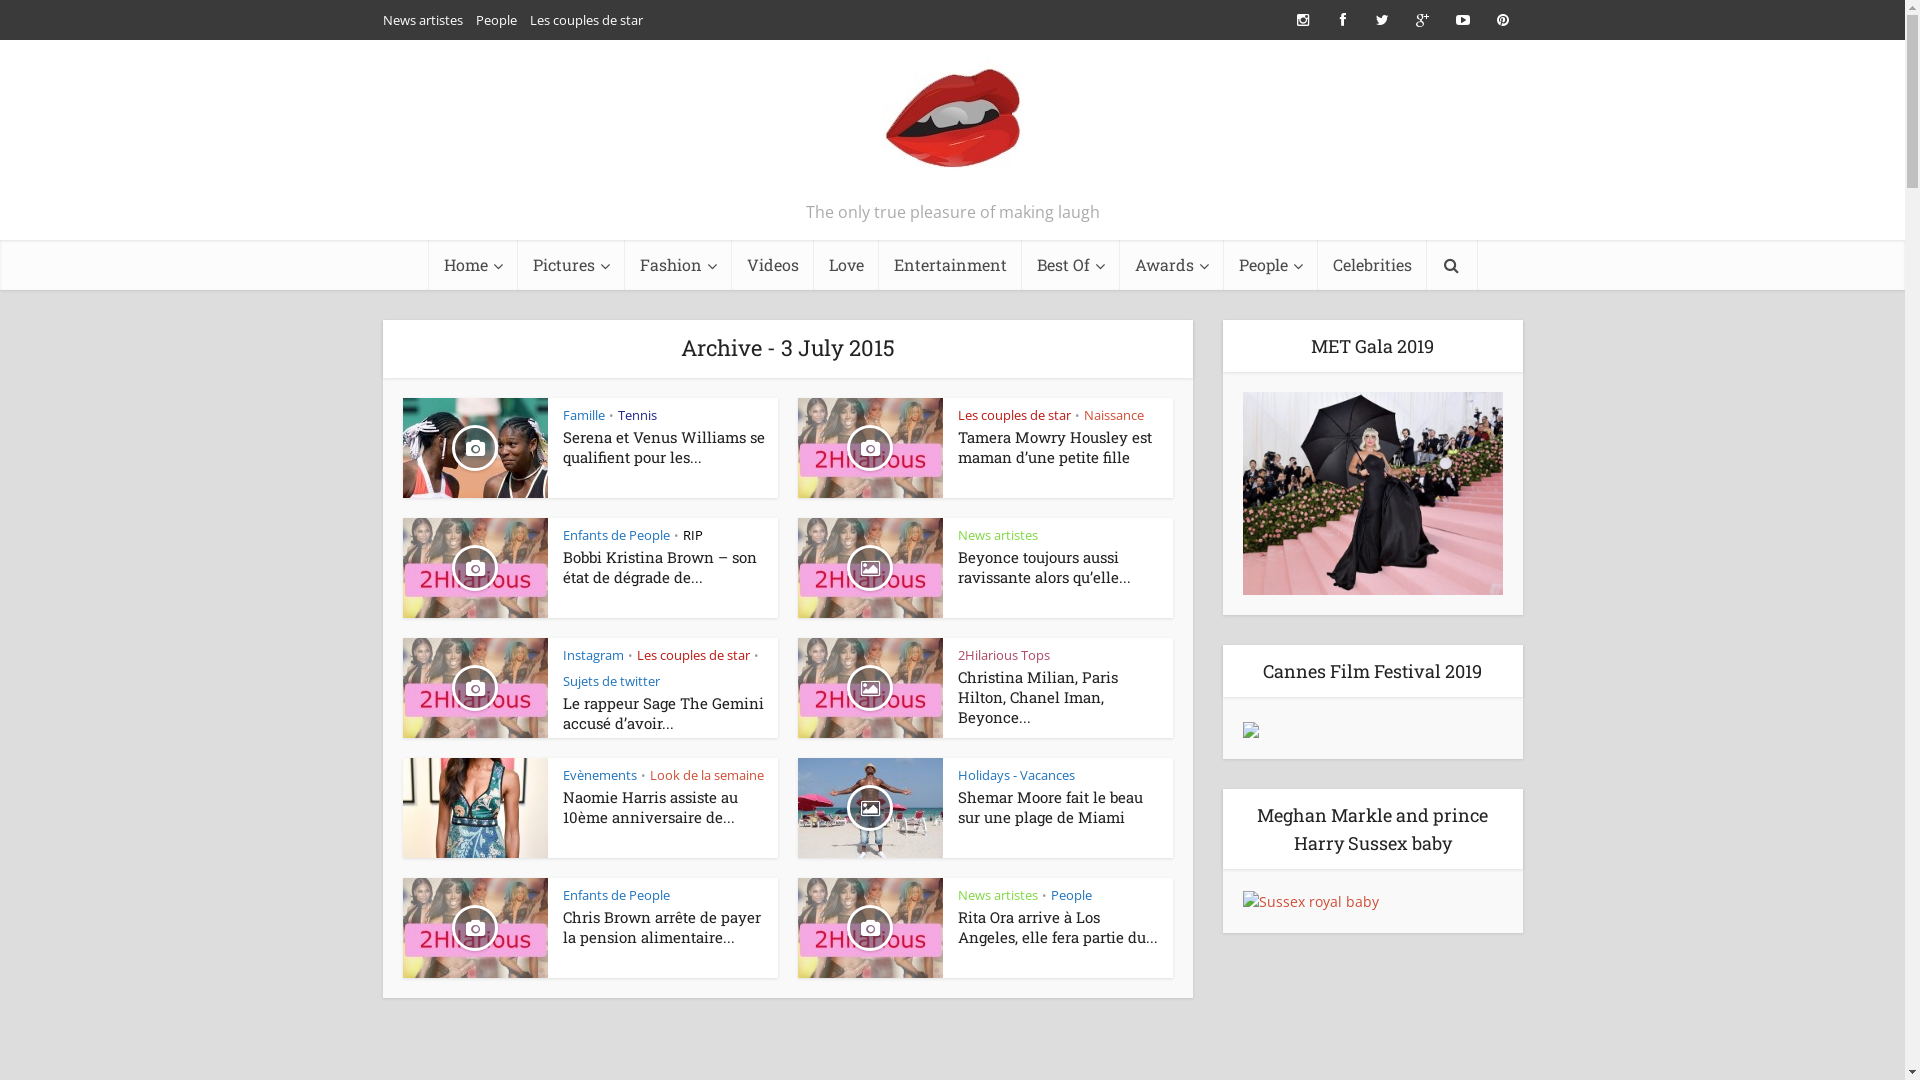  Describe the element at coordinates (634, 655) in the screenshot. I see `'Les couples de star'` at that location.